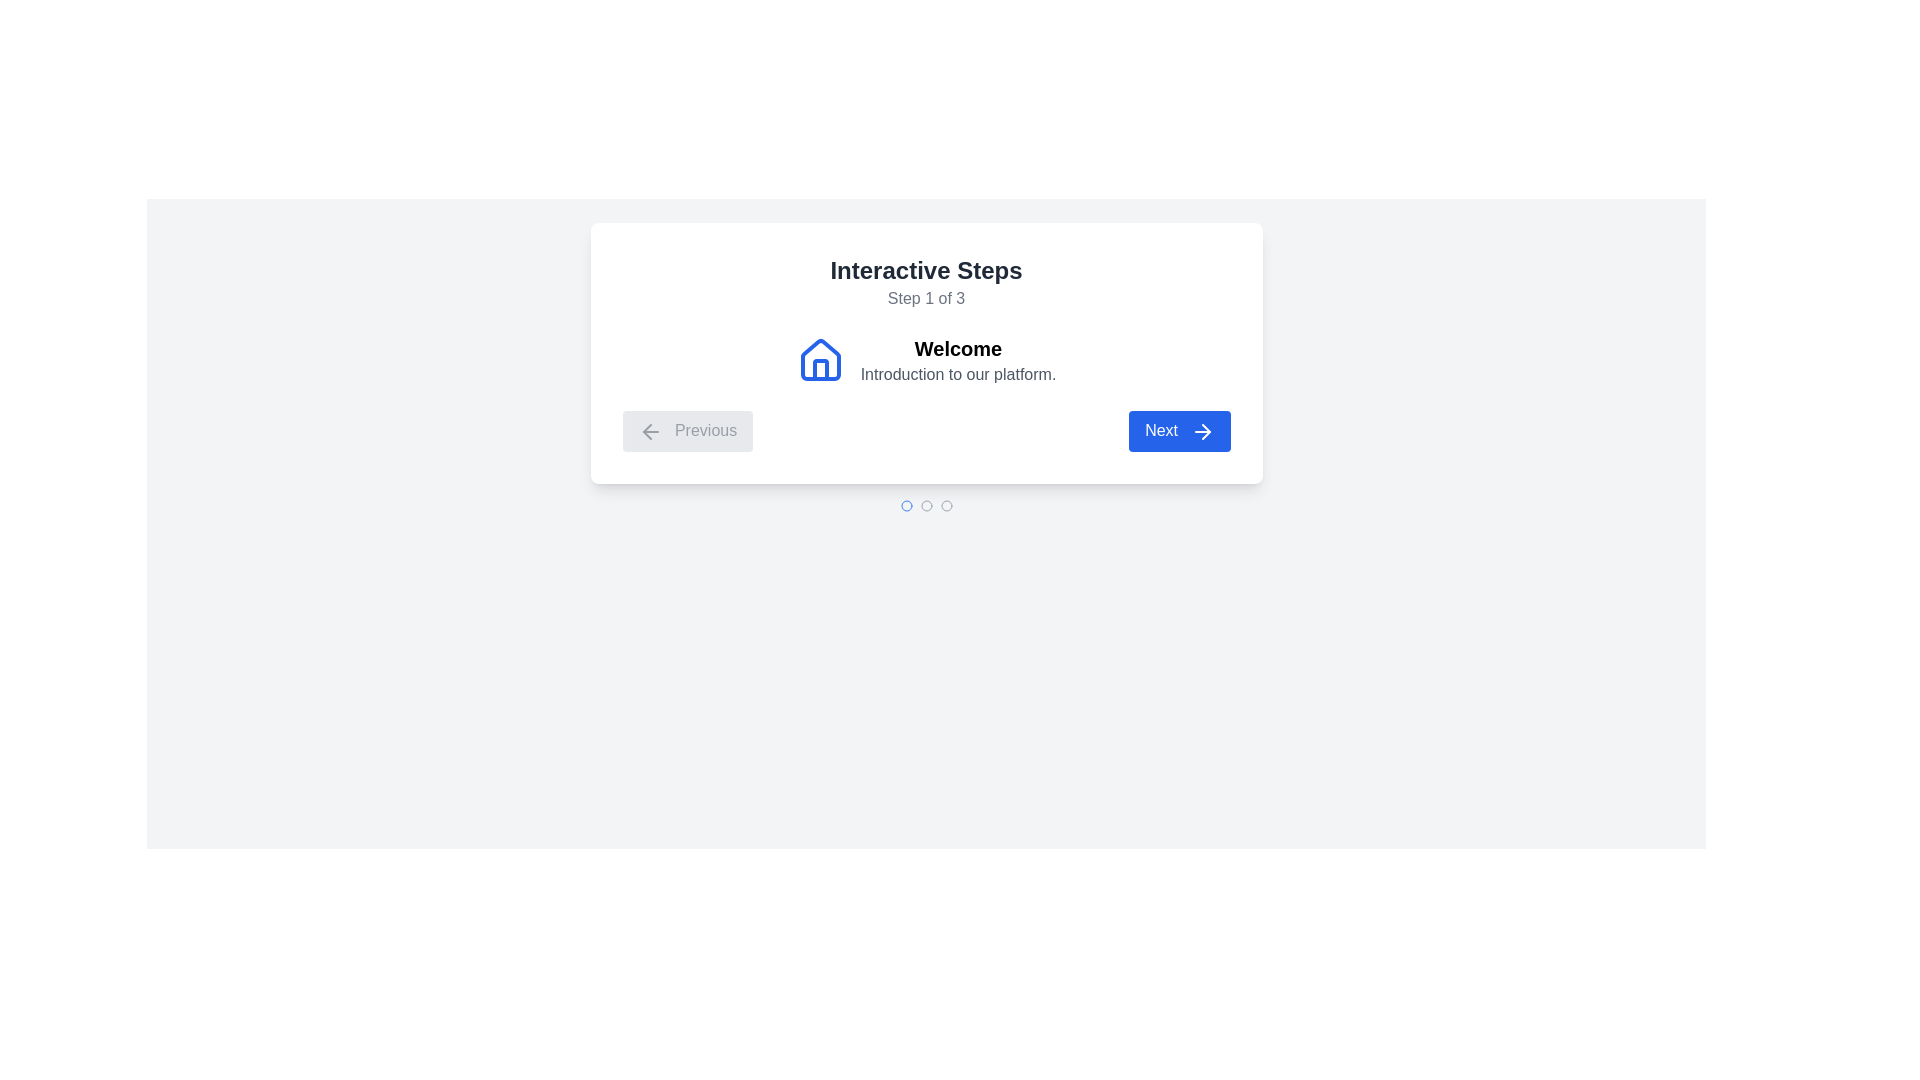  What do you see at coordinates (957, 361) in the screenshot?
I see `the text block containing 'Welcome' in bold and 'Introduction to our platform.' in smaller gray text, which is centrally positioned in the interface` at bounding box center [957, 361].